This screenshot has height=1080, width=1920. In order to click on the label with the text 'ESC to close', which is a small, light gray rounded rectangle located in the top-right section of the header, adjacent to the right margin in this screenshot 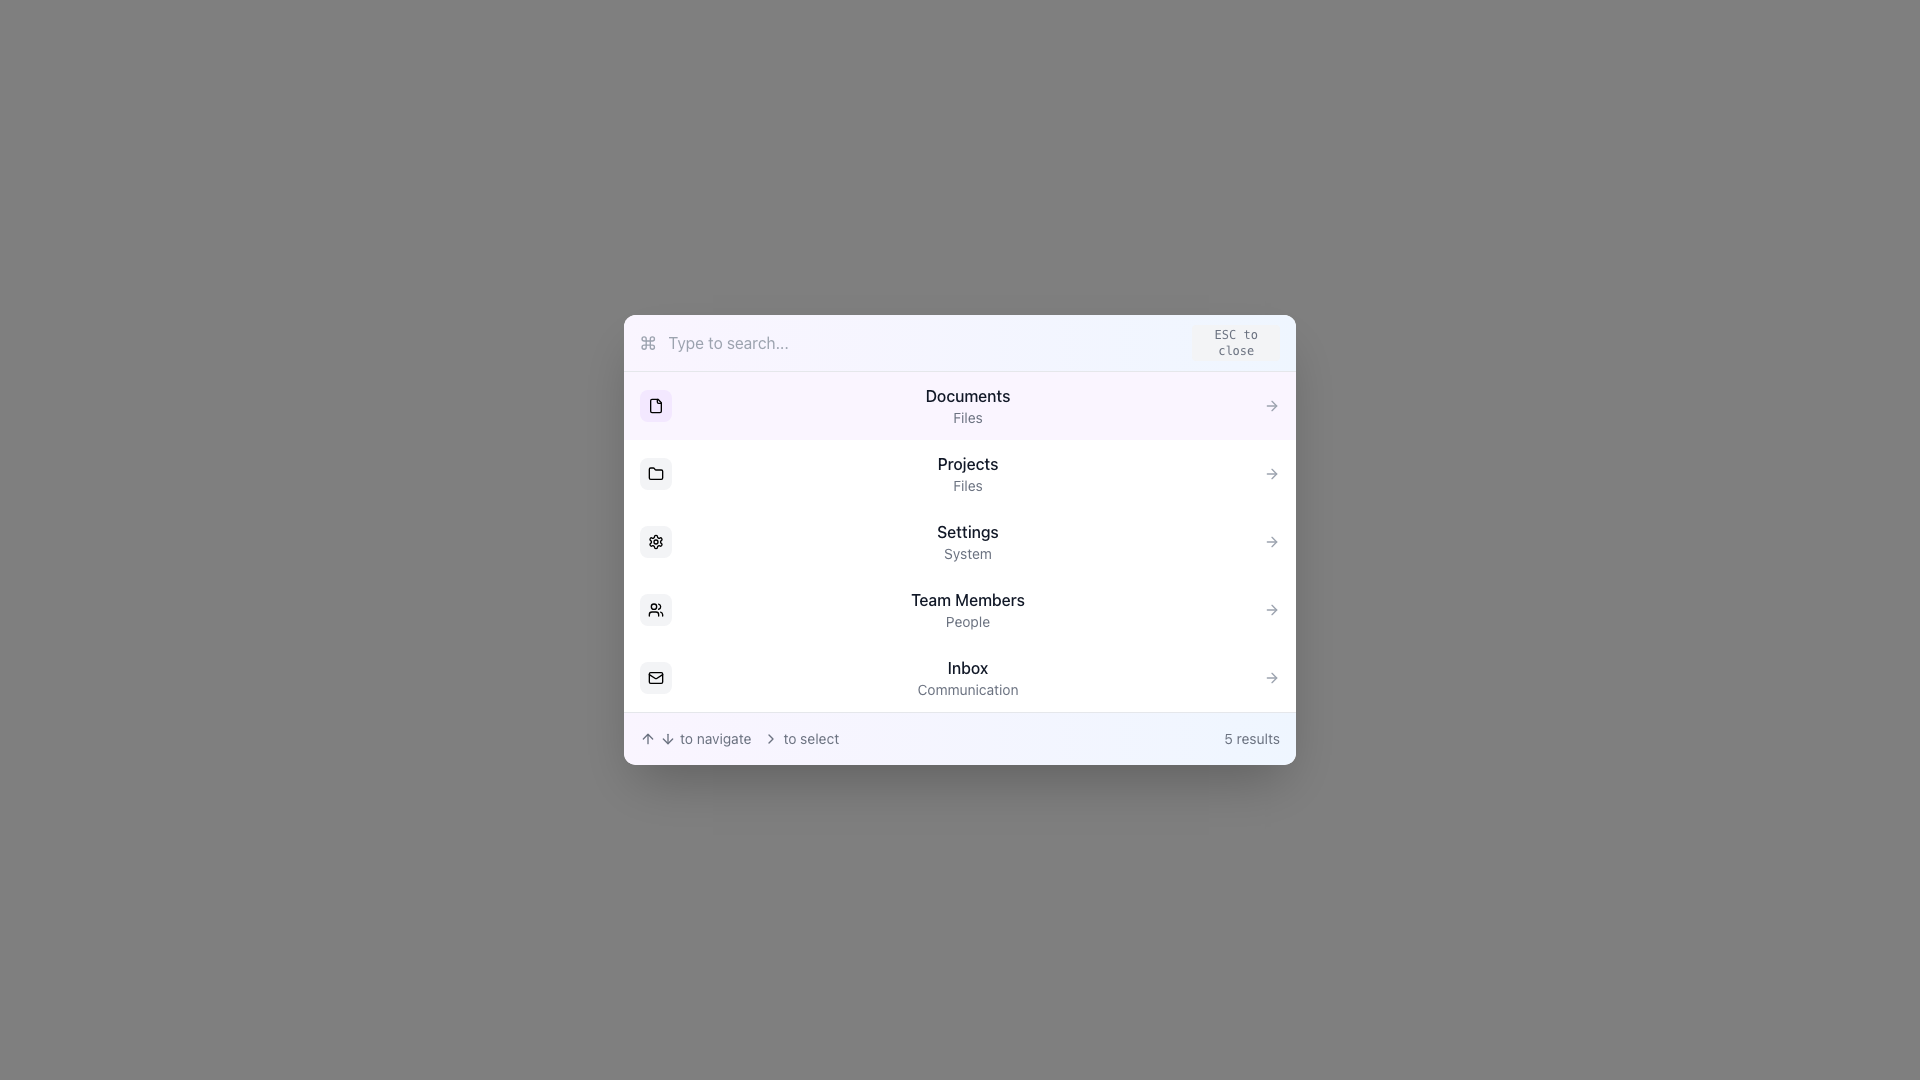, I will do `click(1235, 342)`.